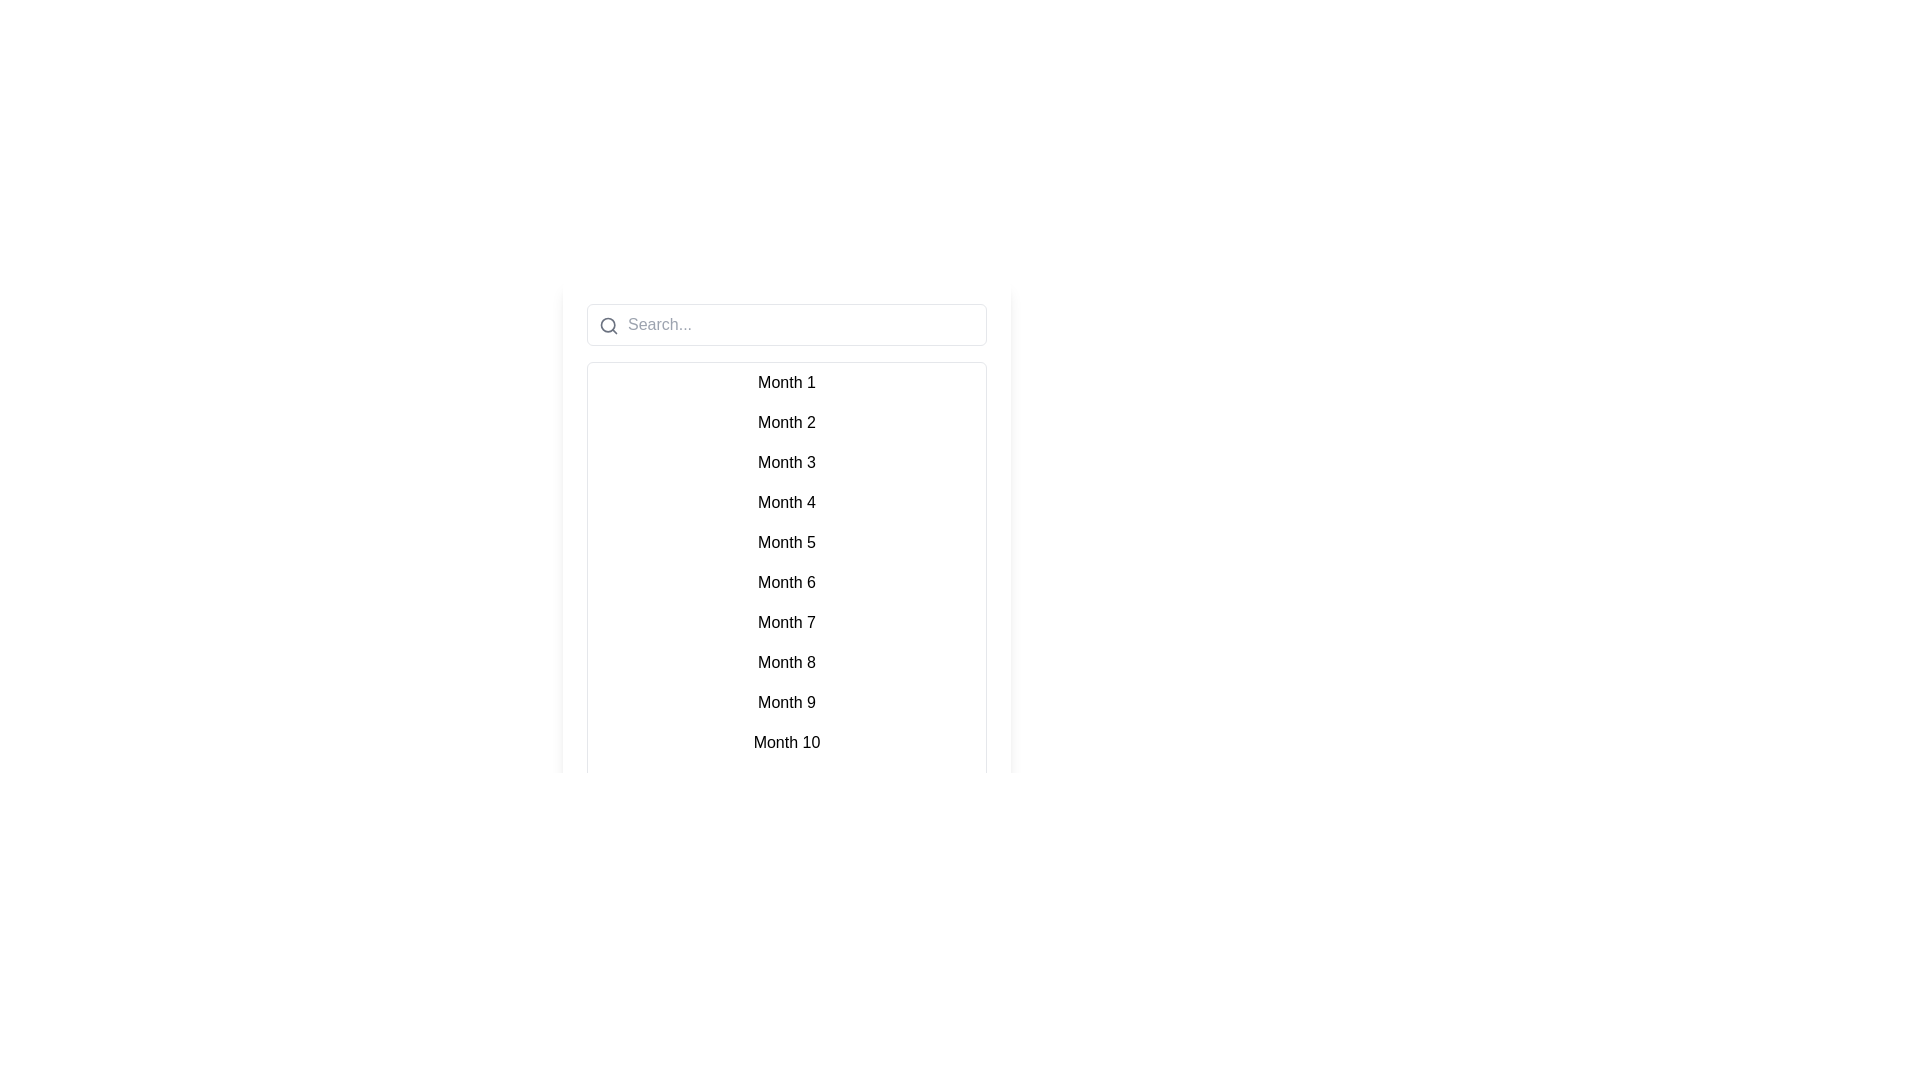 This screenshot has height=1080, width=1920. Describe the element at coordinates (786, 501) in the screenshot. I see `the text label representing the fourth month in the list to interact with it, assuming functionality is available` at that location.